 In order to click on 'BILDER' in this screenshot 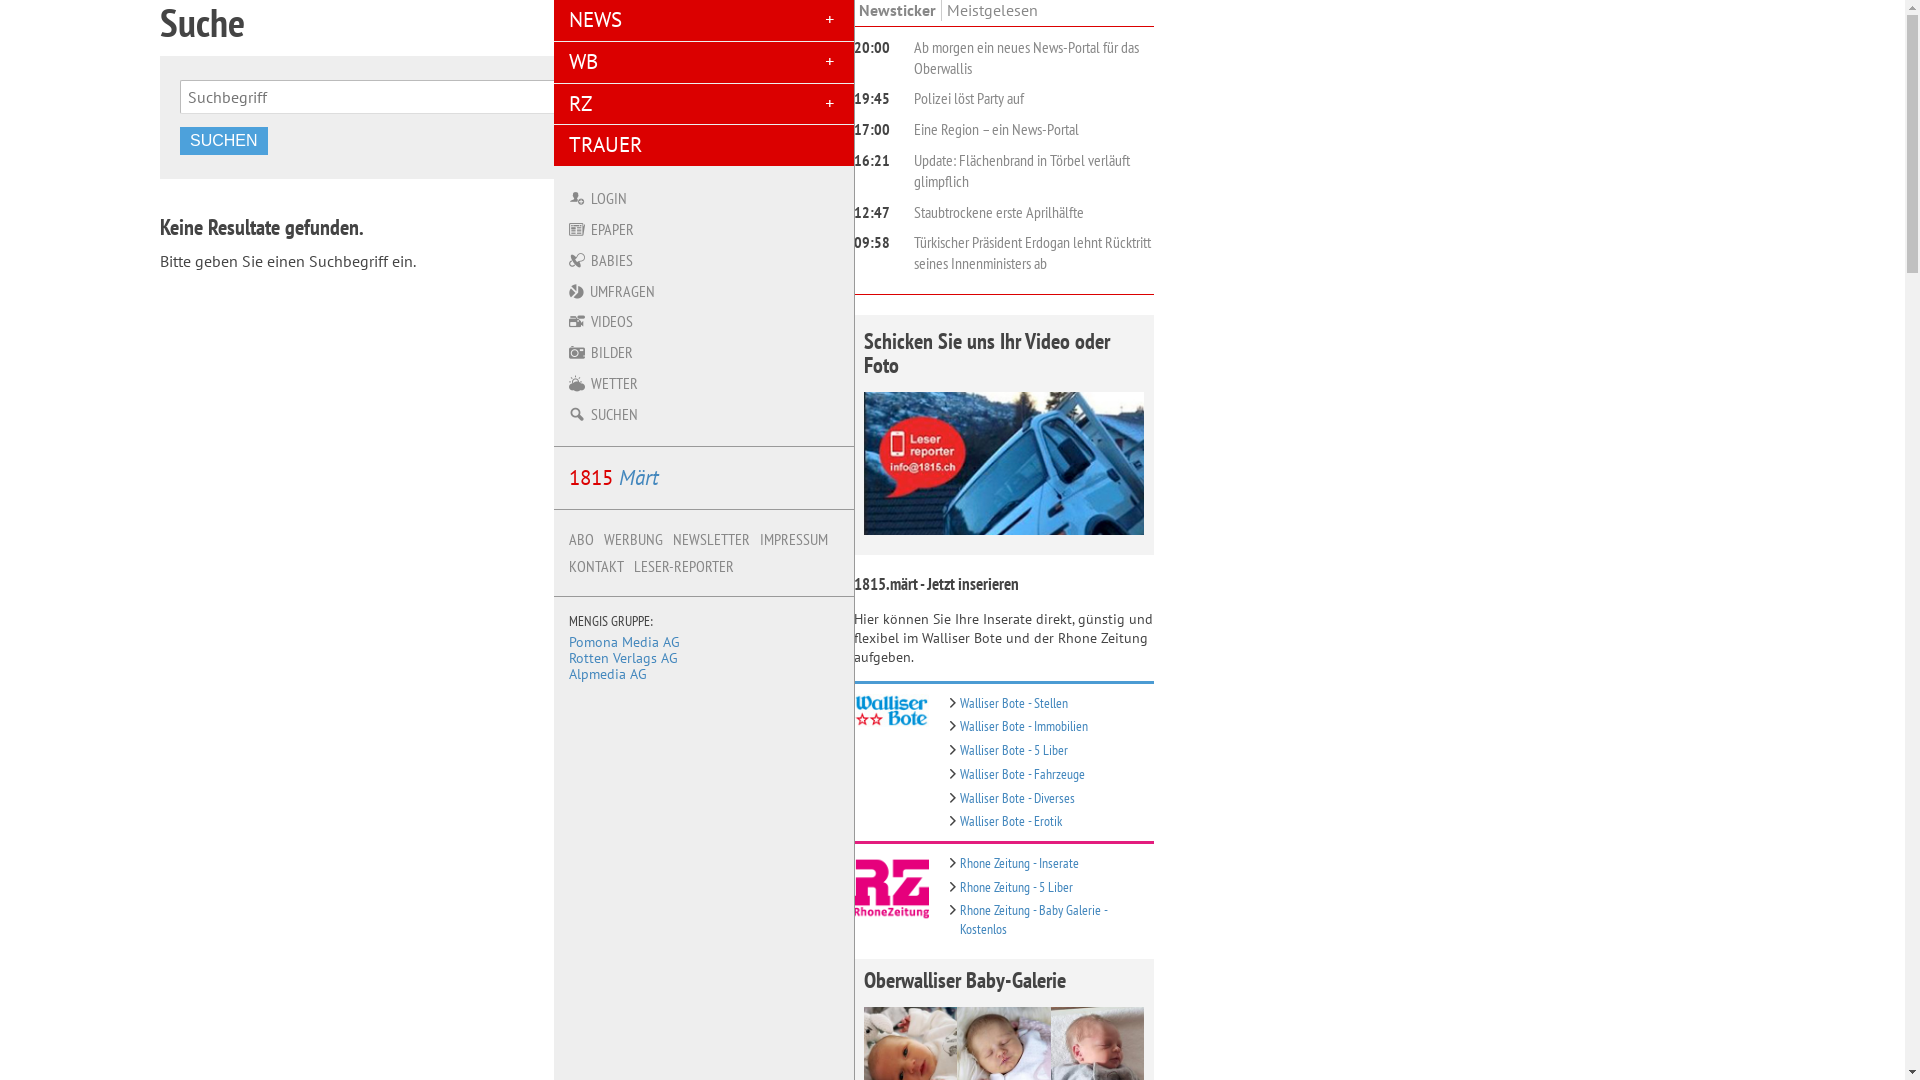, I will do `click(704, 351)`.